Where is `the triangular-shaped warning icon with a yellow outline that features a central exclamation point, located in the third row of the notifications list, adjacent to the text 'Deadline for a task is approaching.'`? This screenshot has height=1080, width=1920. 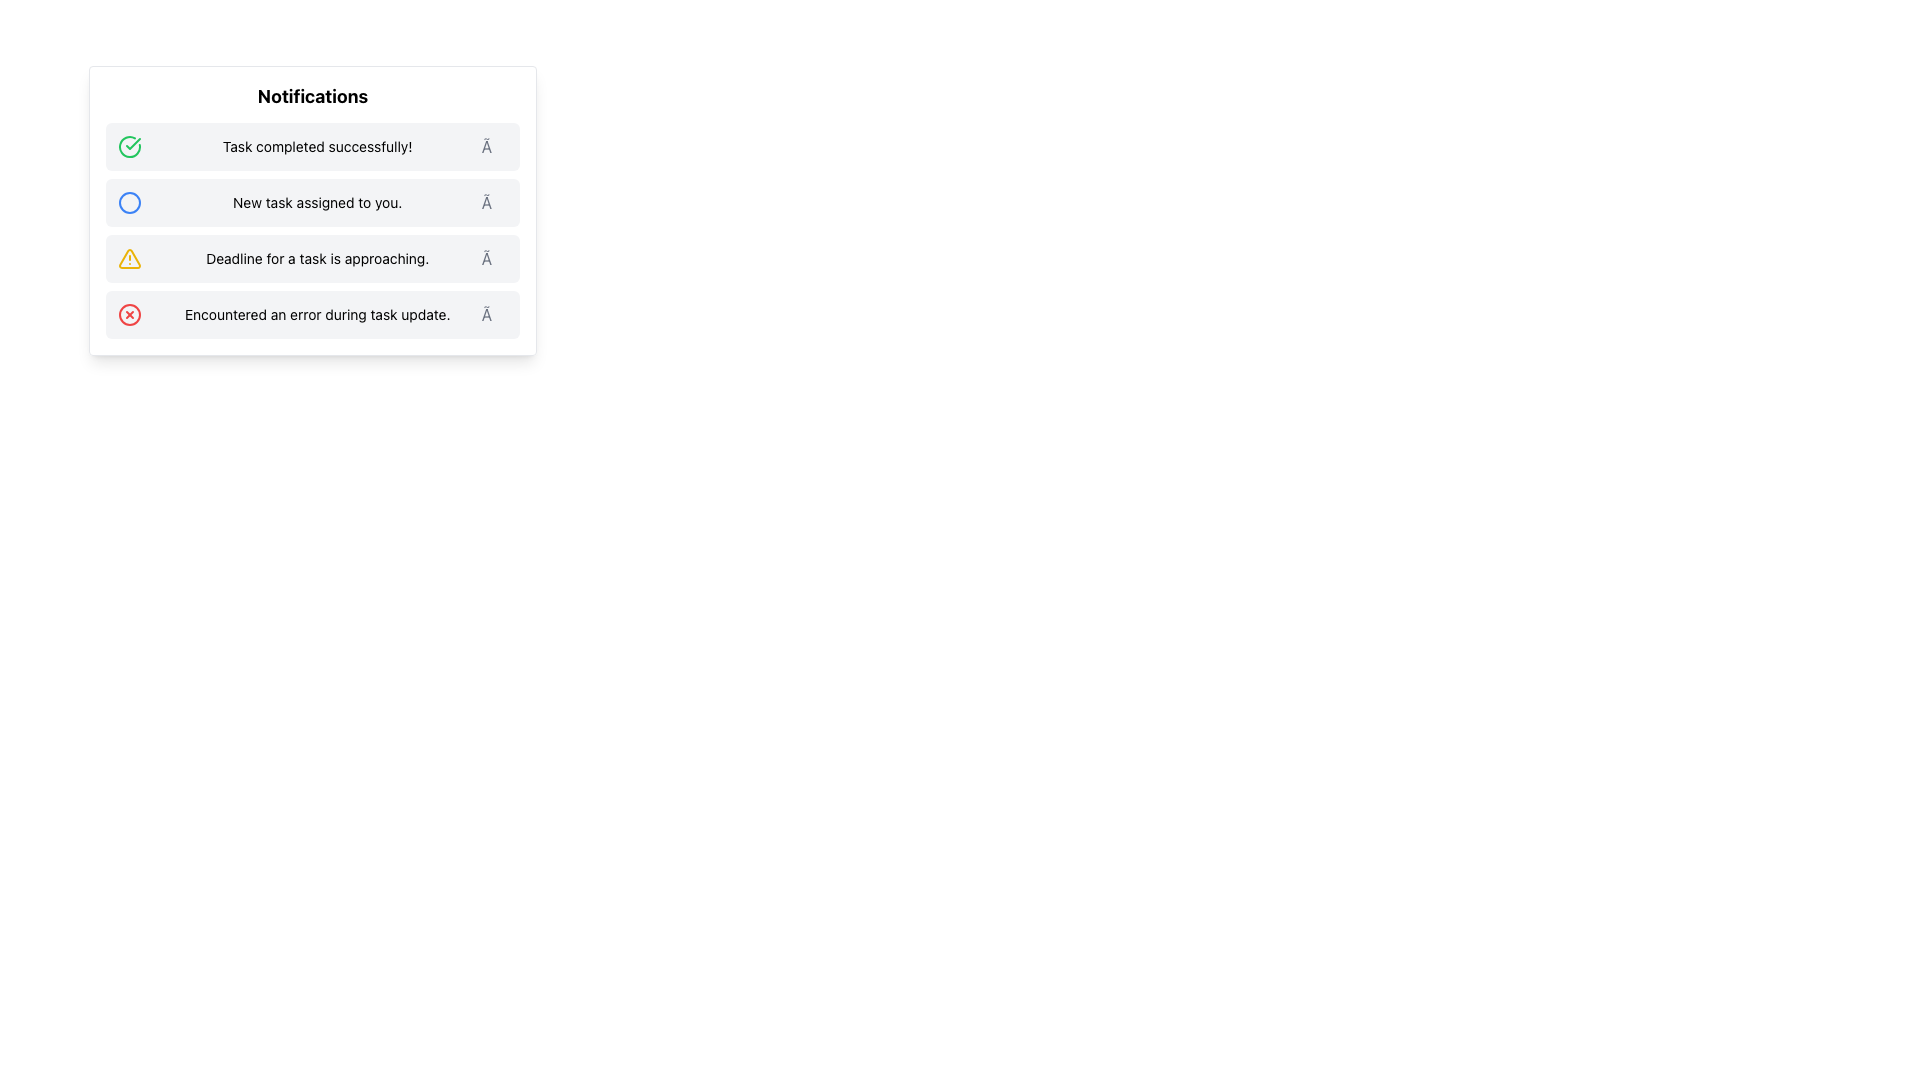
the triangular-shaped warning icon with a yellow outline that features a central exclamation point, located in the third row of the notifications list, adjacent to the text 'Deadline for a task is approaching.' is located at coordinates (128, 257).